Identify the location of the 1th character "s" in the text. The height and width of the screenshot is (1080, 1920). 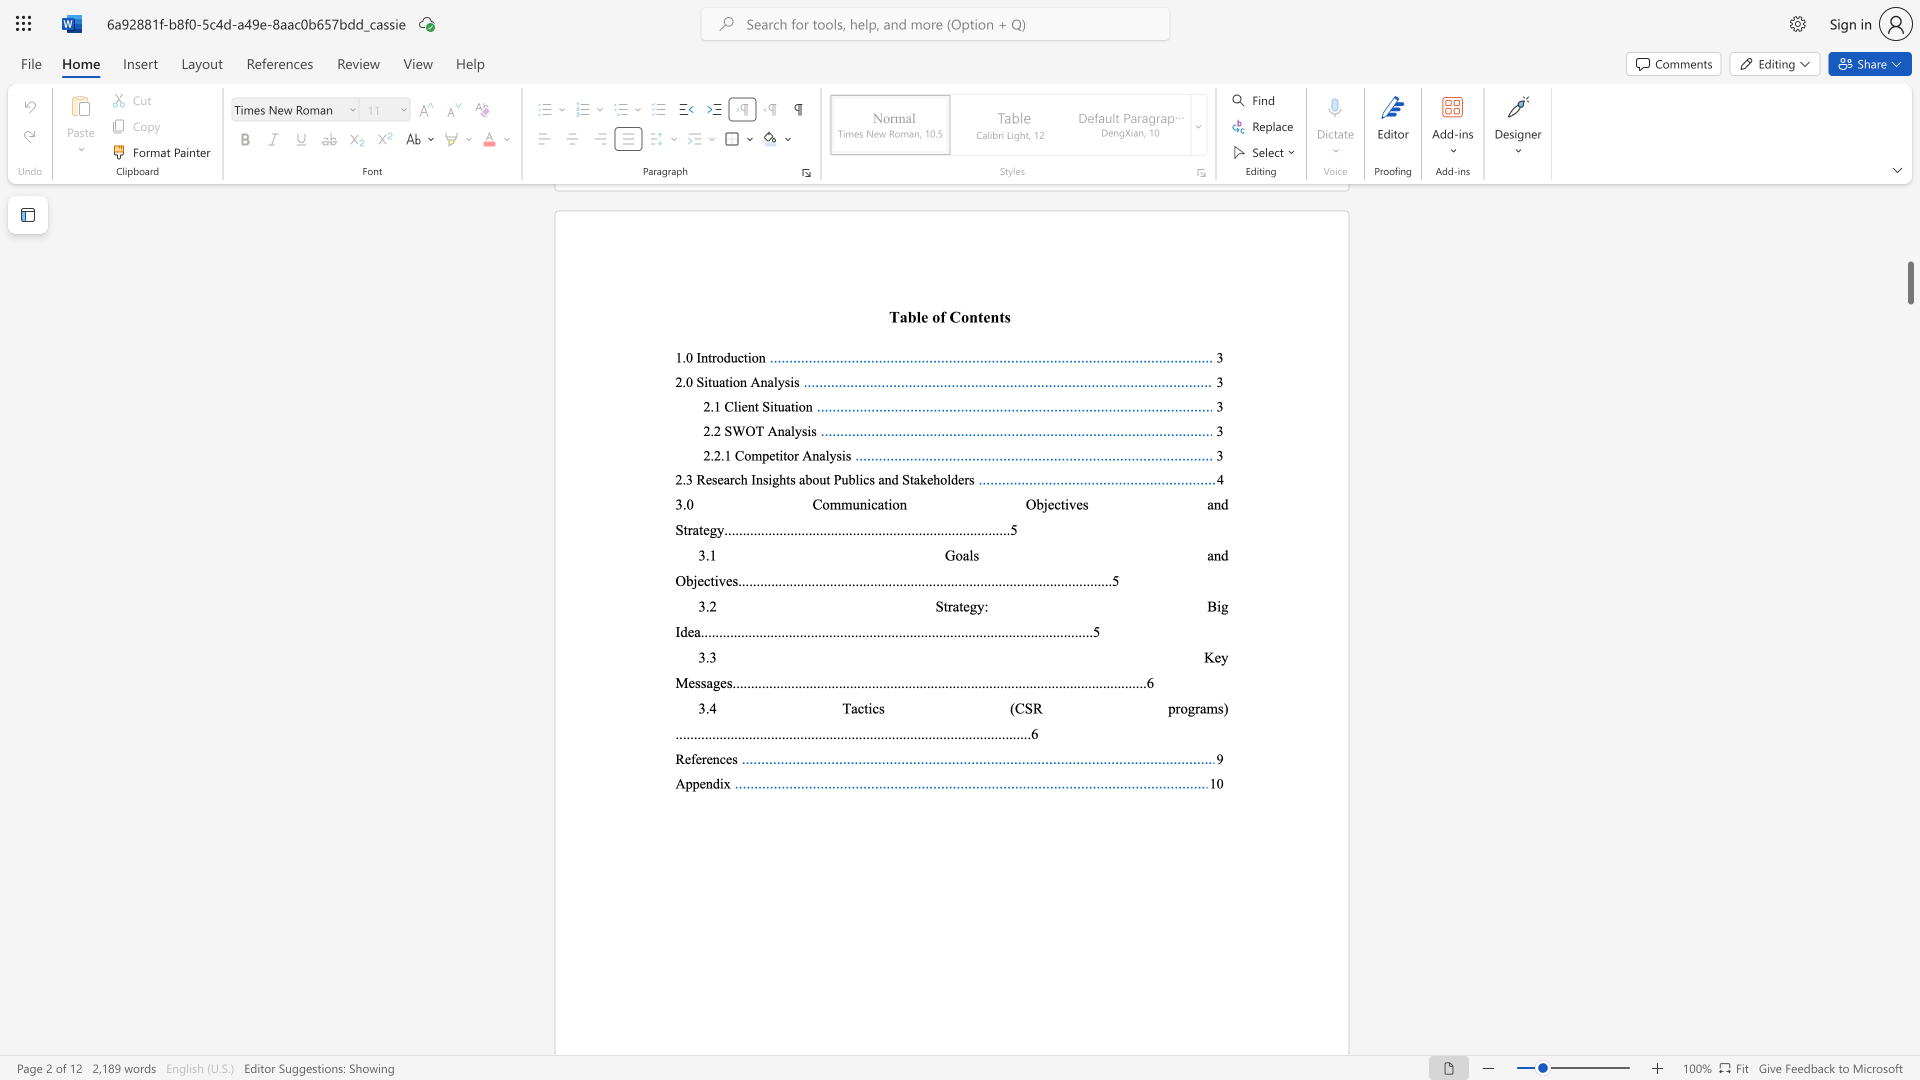
(733, 759).